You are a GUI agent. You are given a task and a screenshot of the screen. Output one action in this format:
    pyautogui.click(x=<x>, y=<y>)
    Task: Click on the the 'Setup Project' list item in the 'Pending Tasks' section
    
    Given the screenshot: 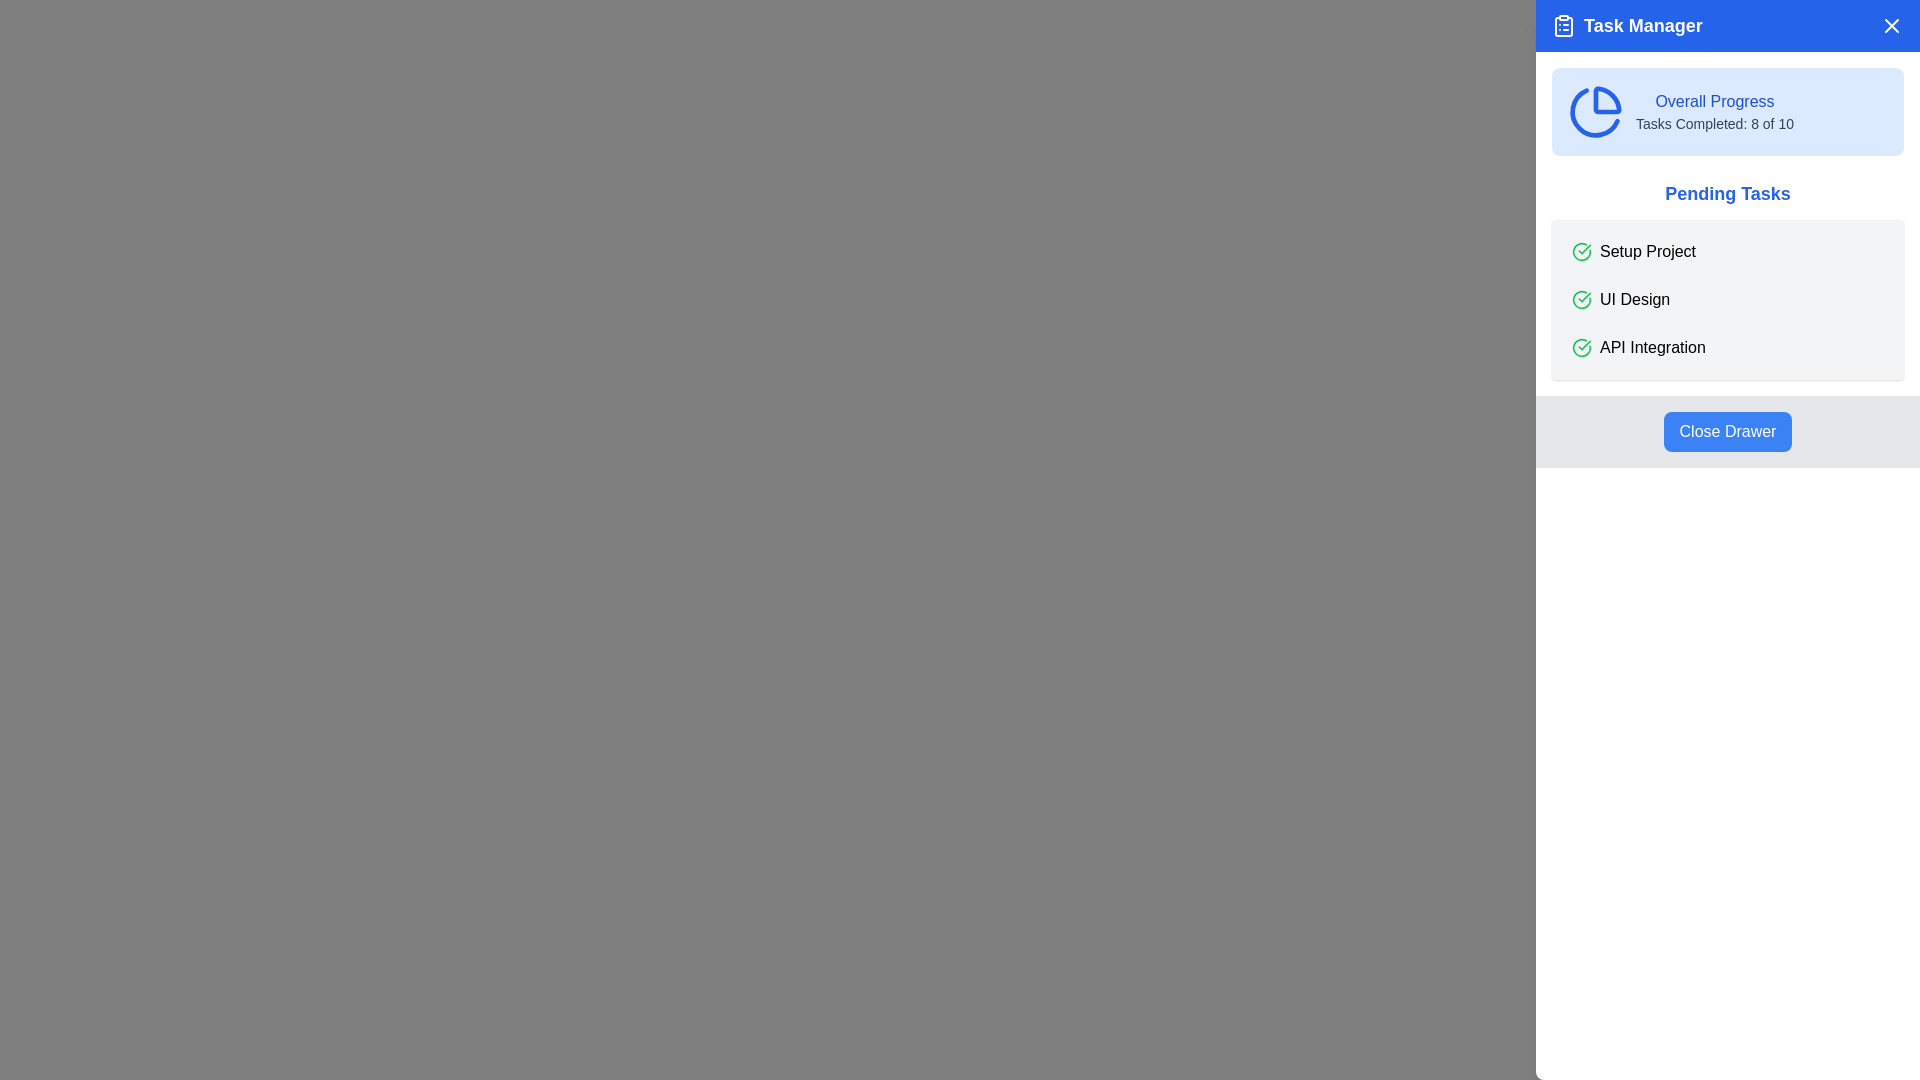 What is the action you would take?
    pyautogui.click(x=1727, y=250)
    